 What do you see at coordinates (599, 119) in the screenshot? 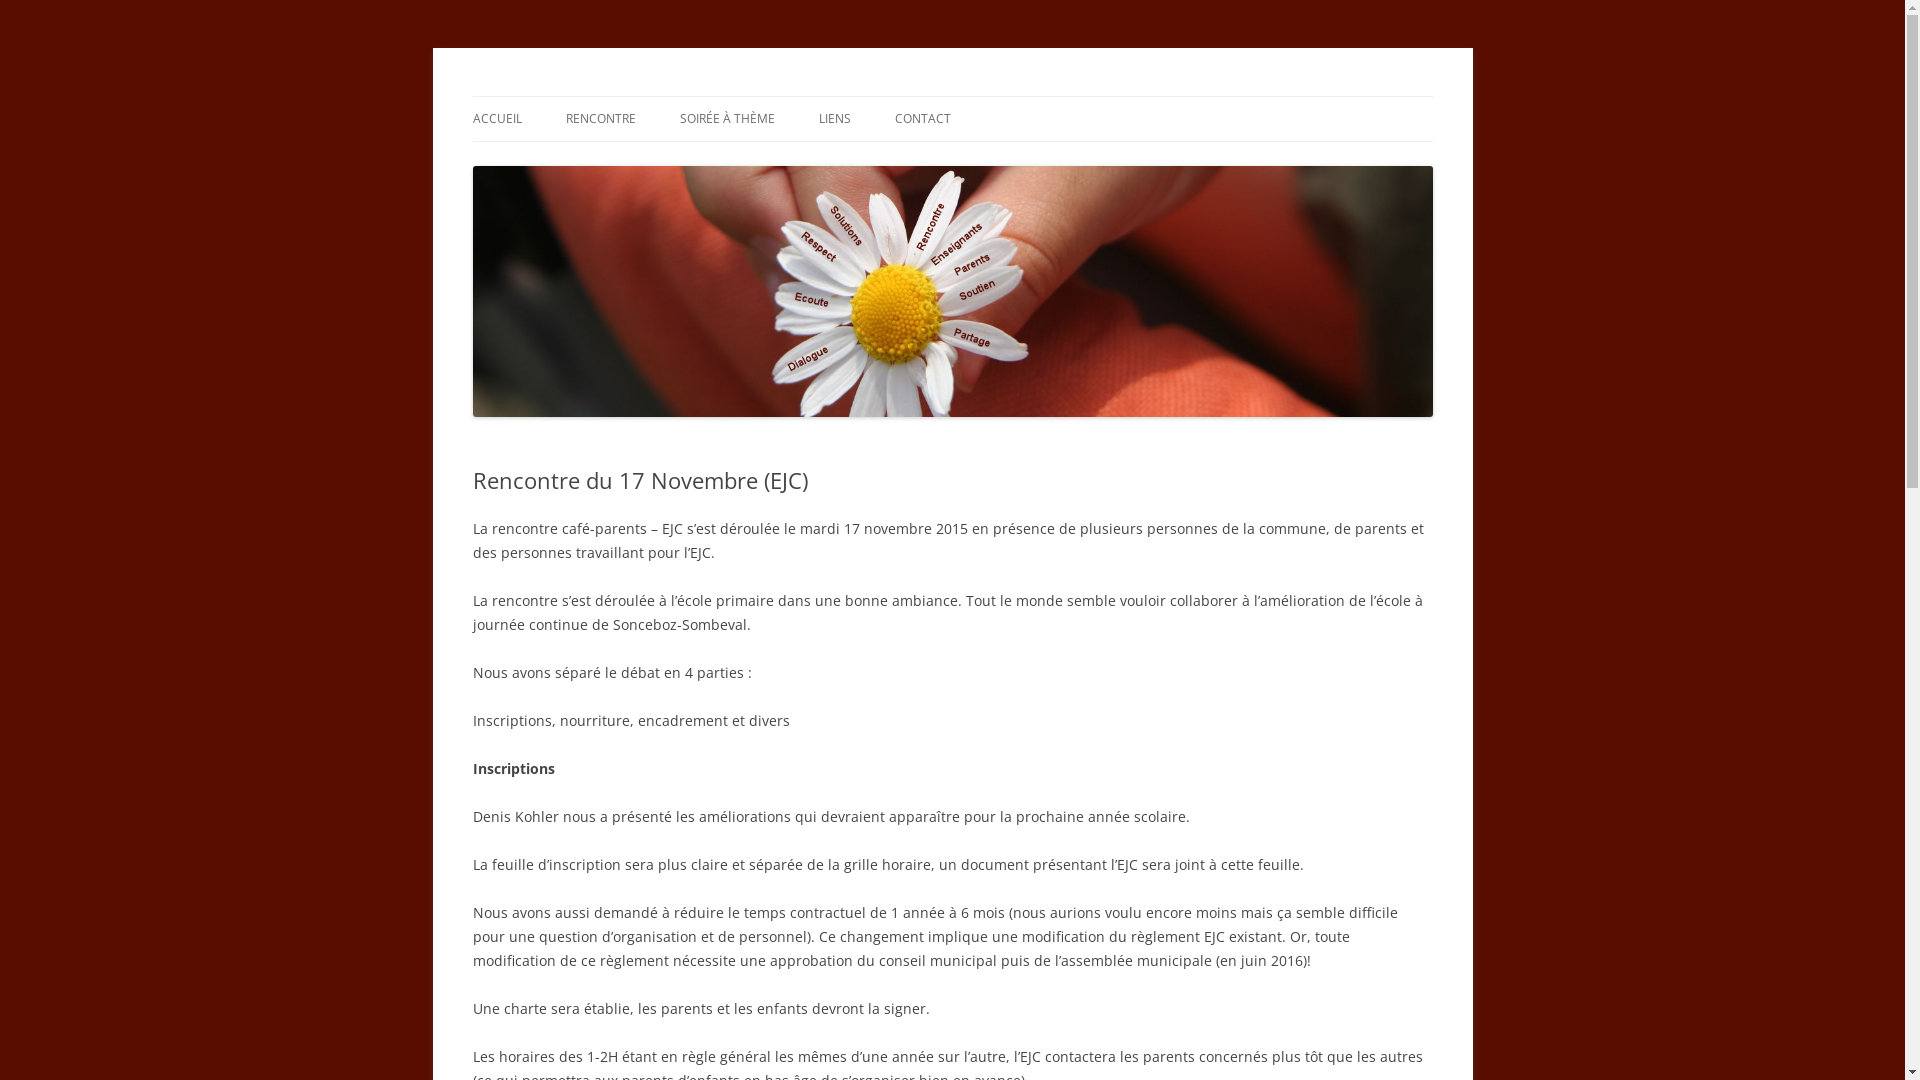
I see `'RENCONTRE'` at bounding box center [599, 119].